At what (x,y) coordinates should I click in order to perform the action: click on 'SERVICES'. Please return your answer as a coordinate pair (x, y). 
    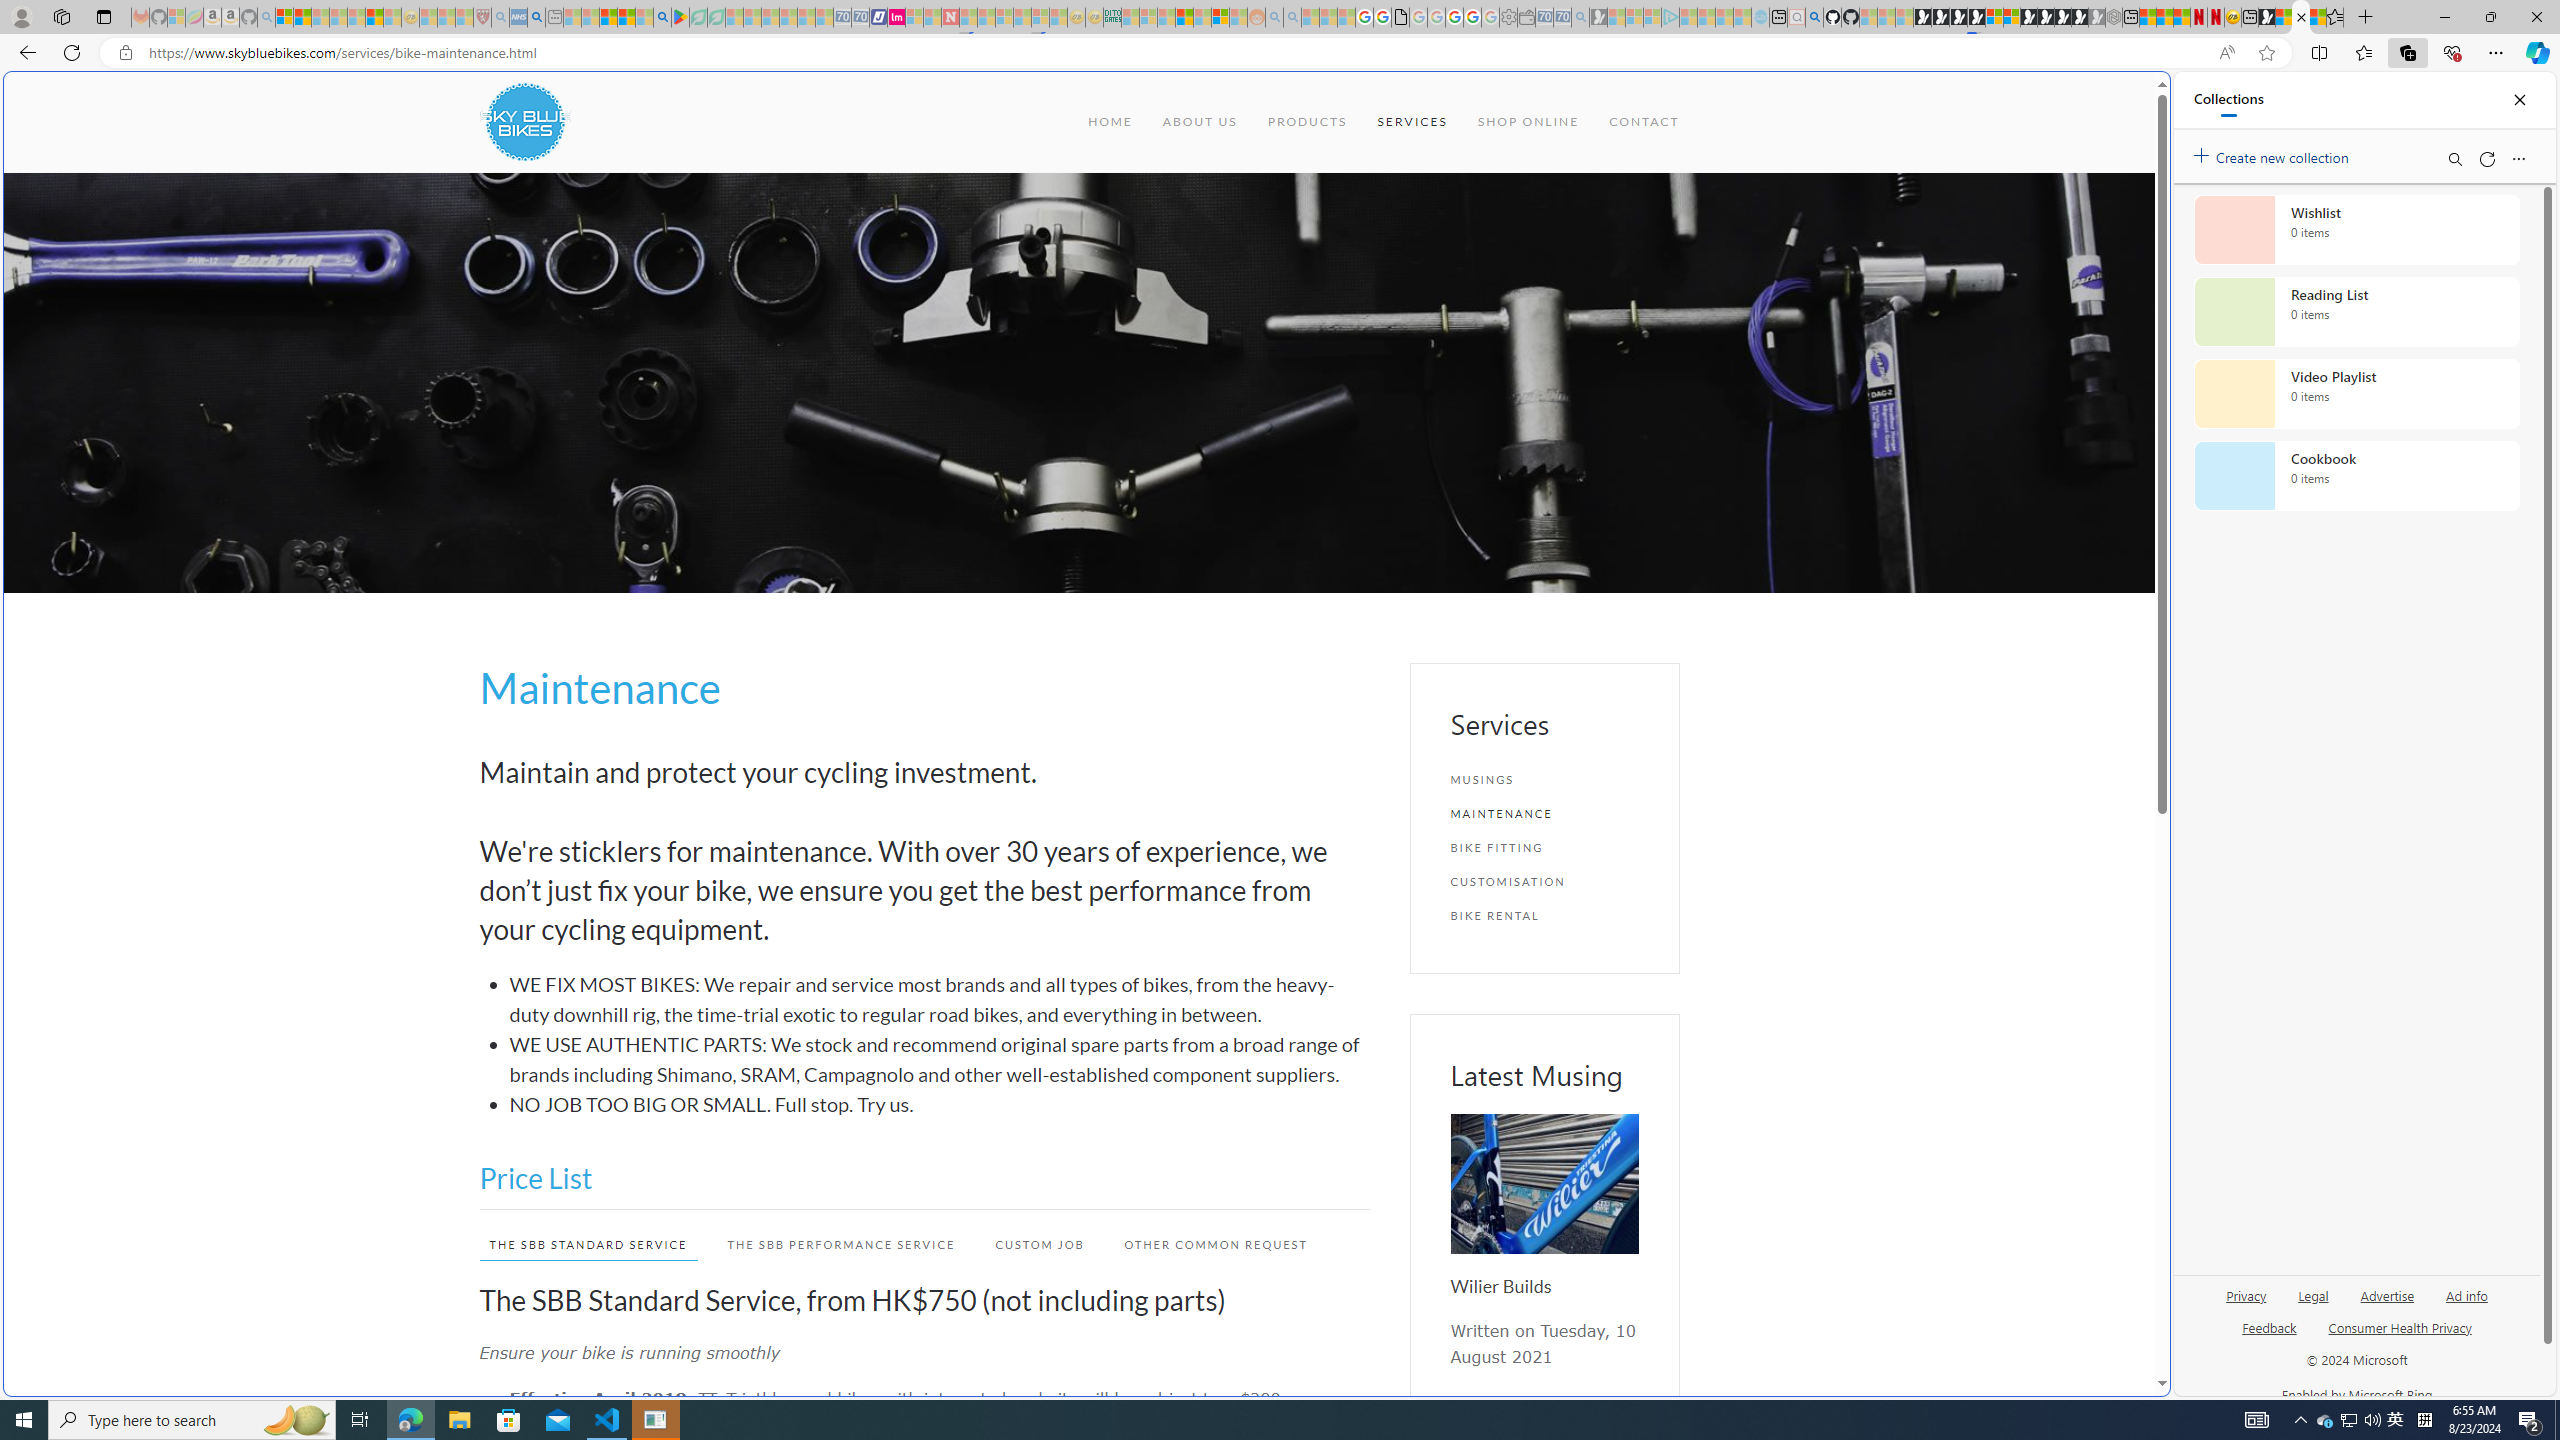
    Looking at the image, I should click on (1410, 120).